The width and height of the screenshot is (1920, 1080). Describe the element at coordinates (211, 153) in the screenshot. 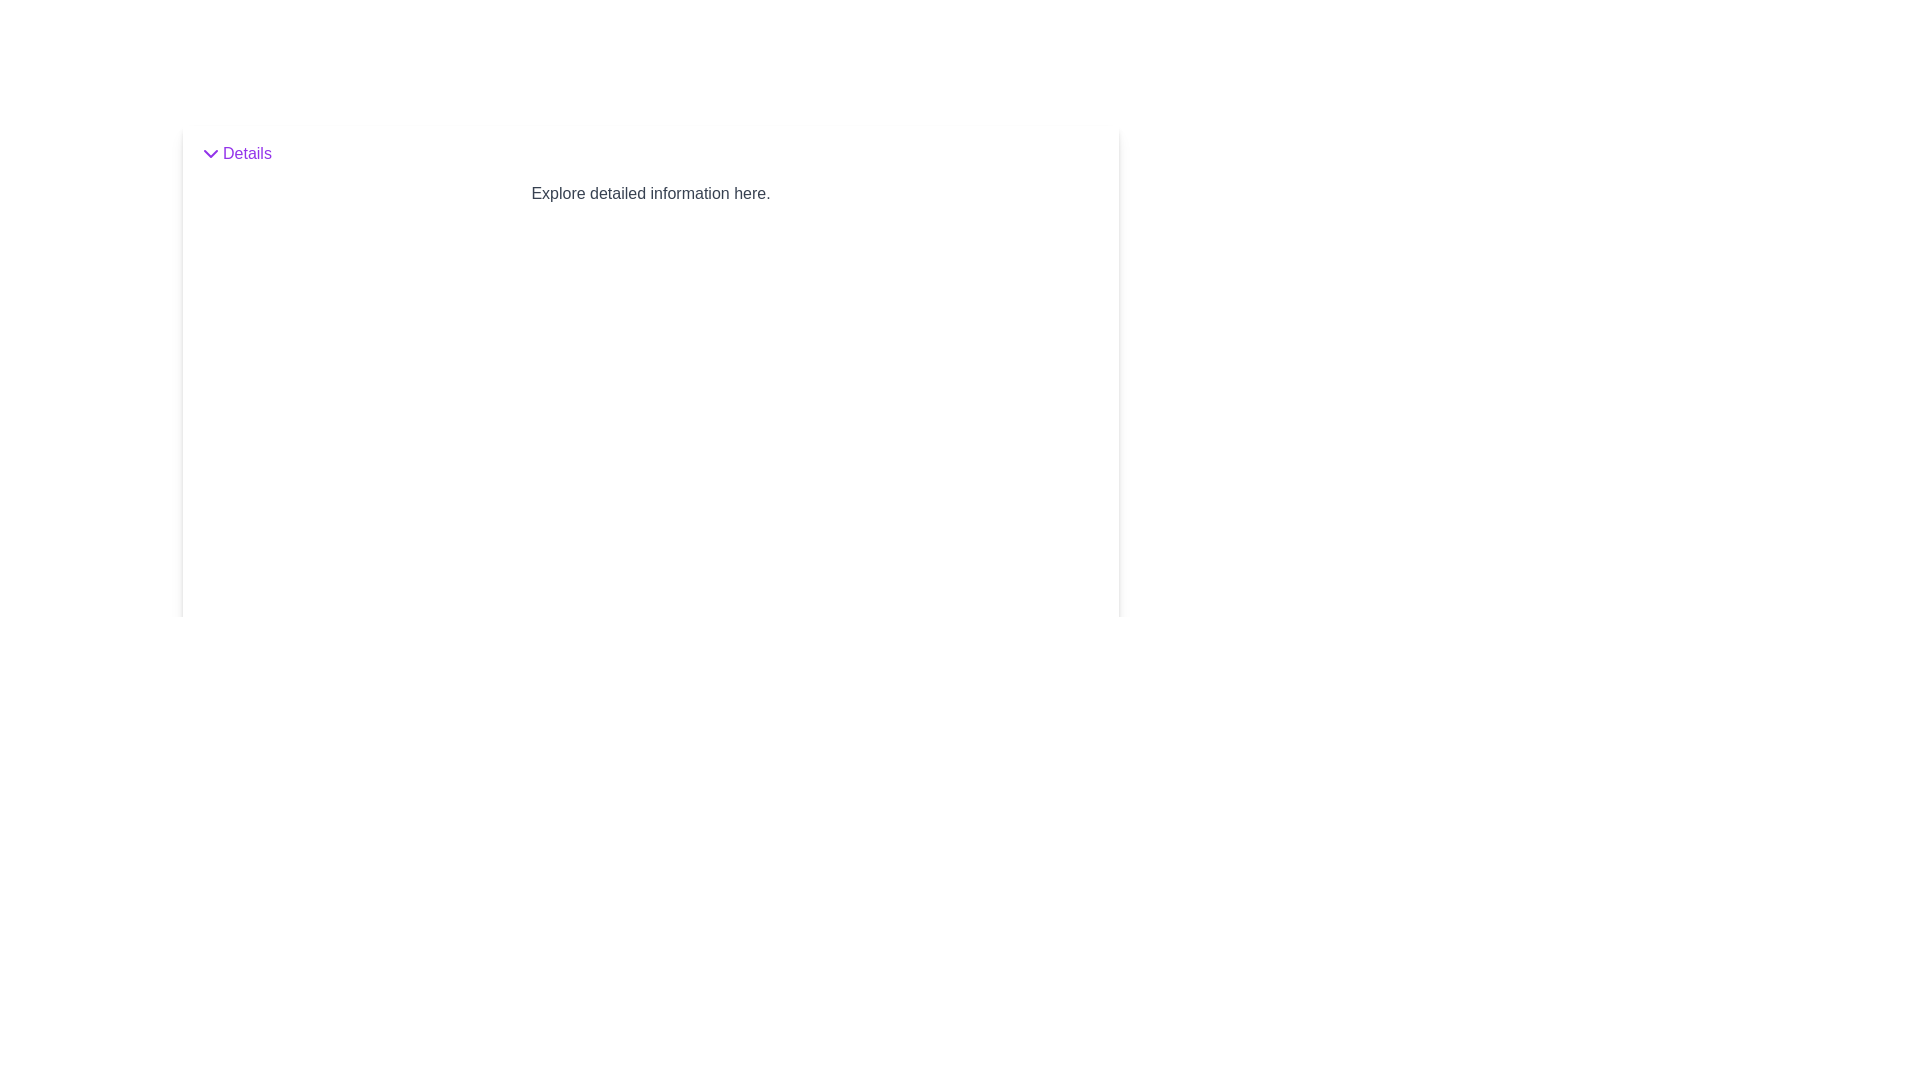

I see `the downward-pointing purple chevron icon` at that location.